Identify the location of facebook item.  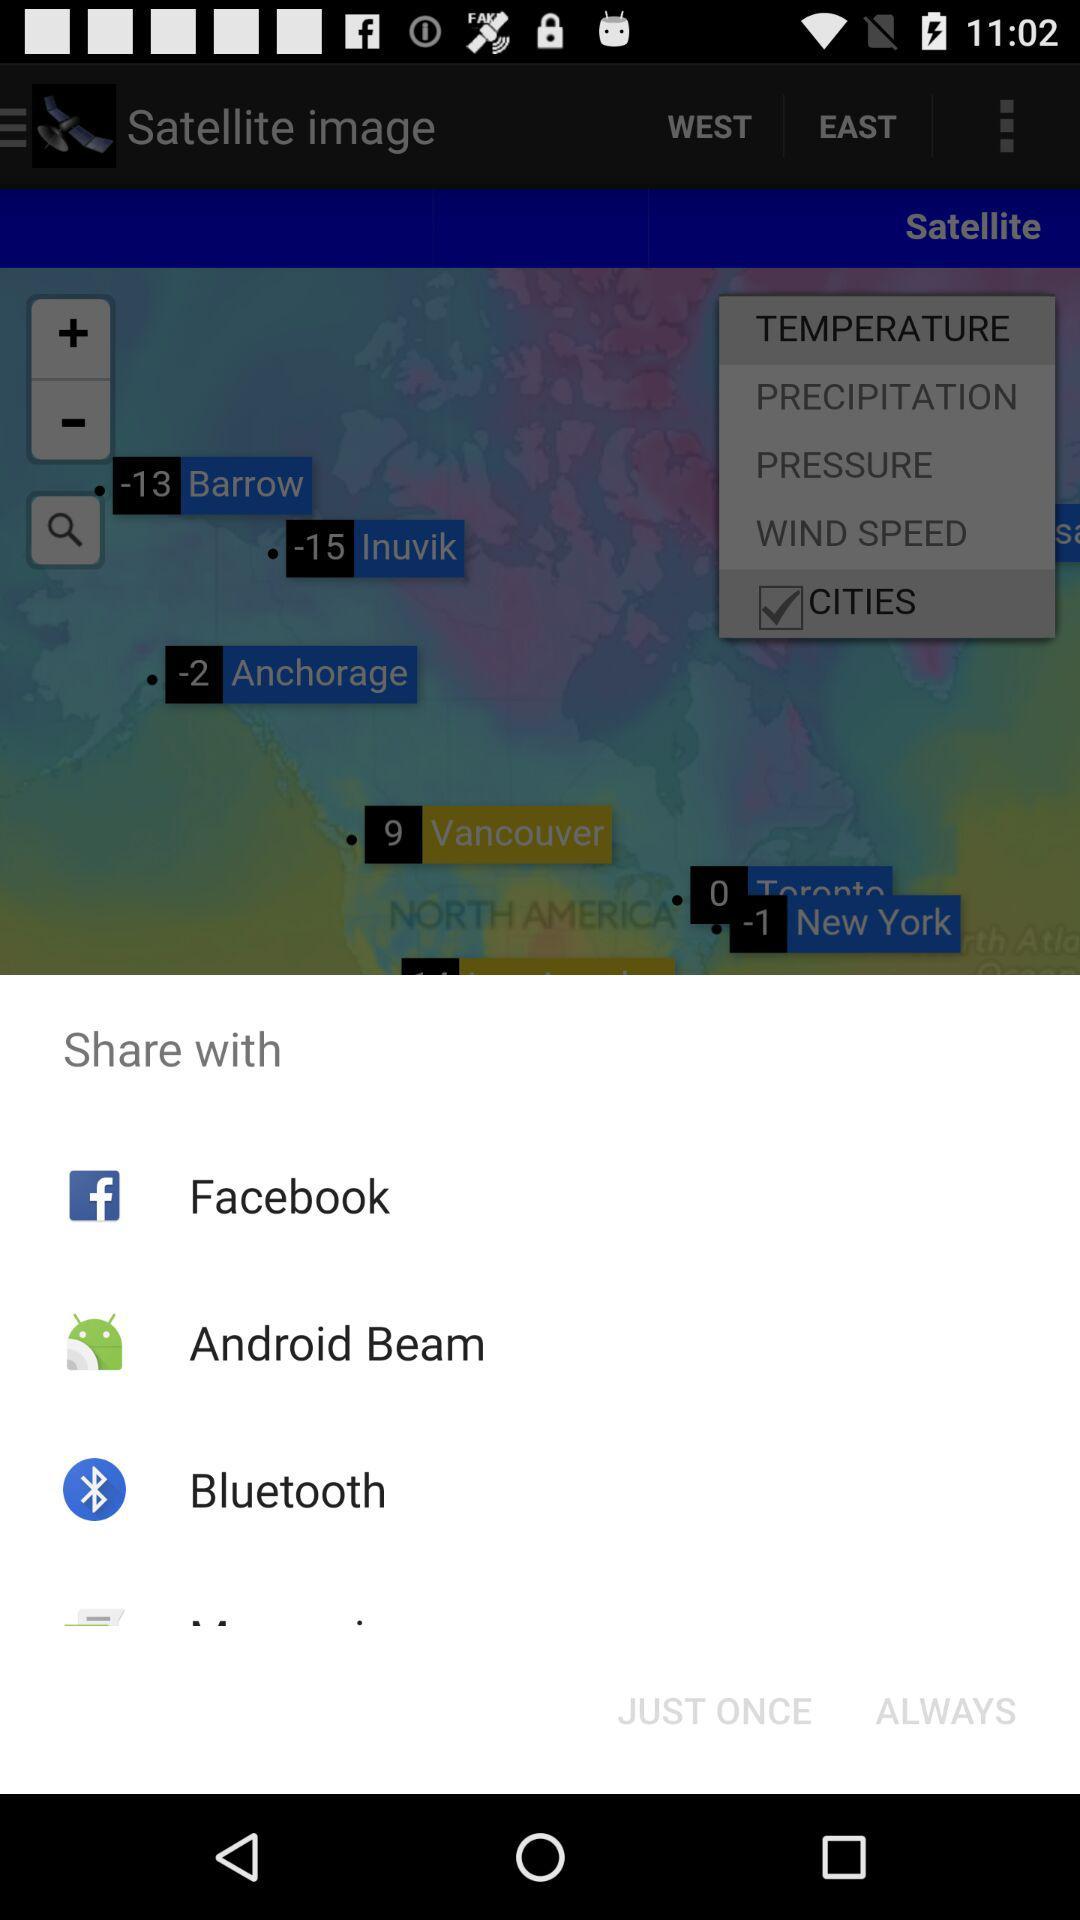
(289, 1195).